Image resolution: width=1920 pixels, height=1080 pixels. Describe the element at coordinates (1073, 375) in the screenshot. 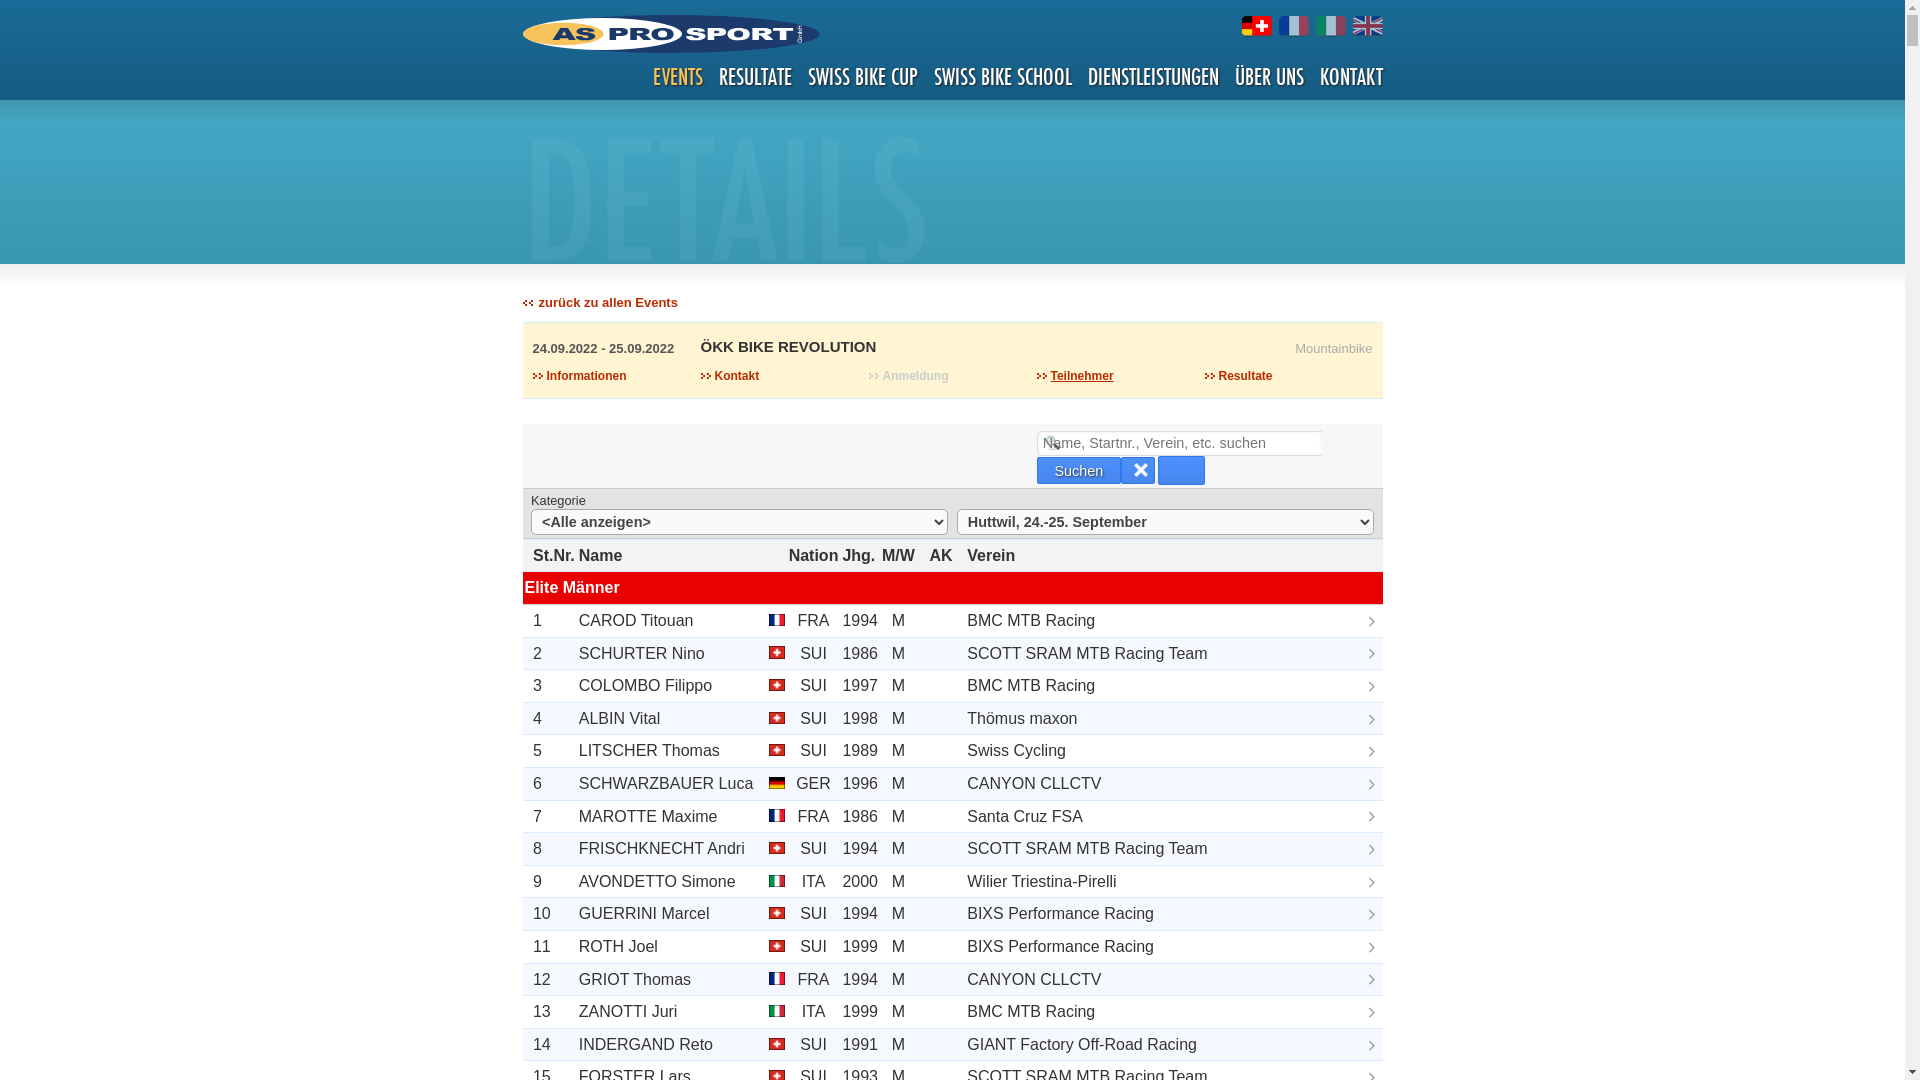

I see `'Teilnehmer'` at that location.